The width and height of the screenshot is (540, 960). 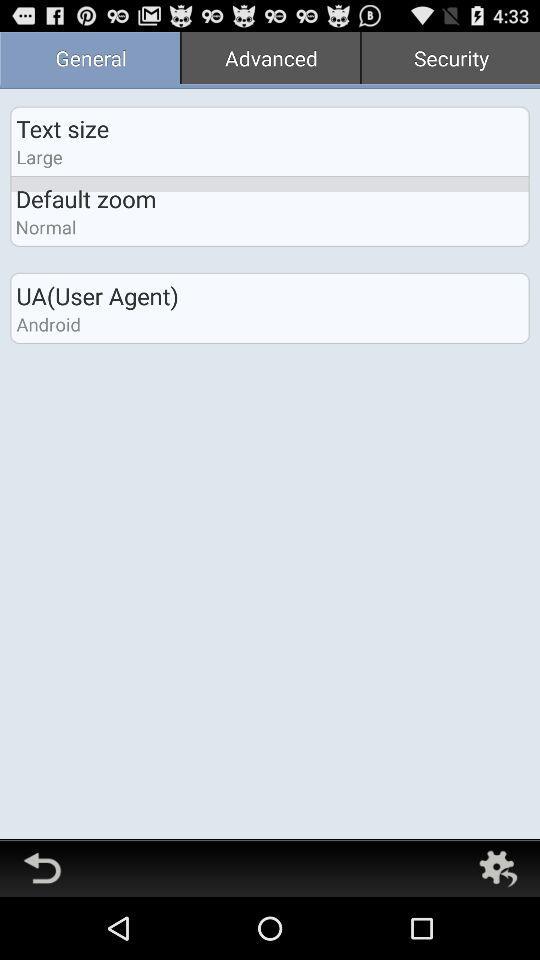 What do you see at coordinates (48, 324) in the screenshot?
I see `the app below the ua(user agent) app` at bounding box center [48, 324].